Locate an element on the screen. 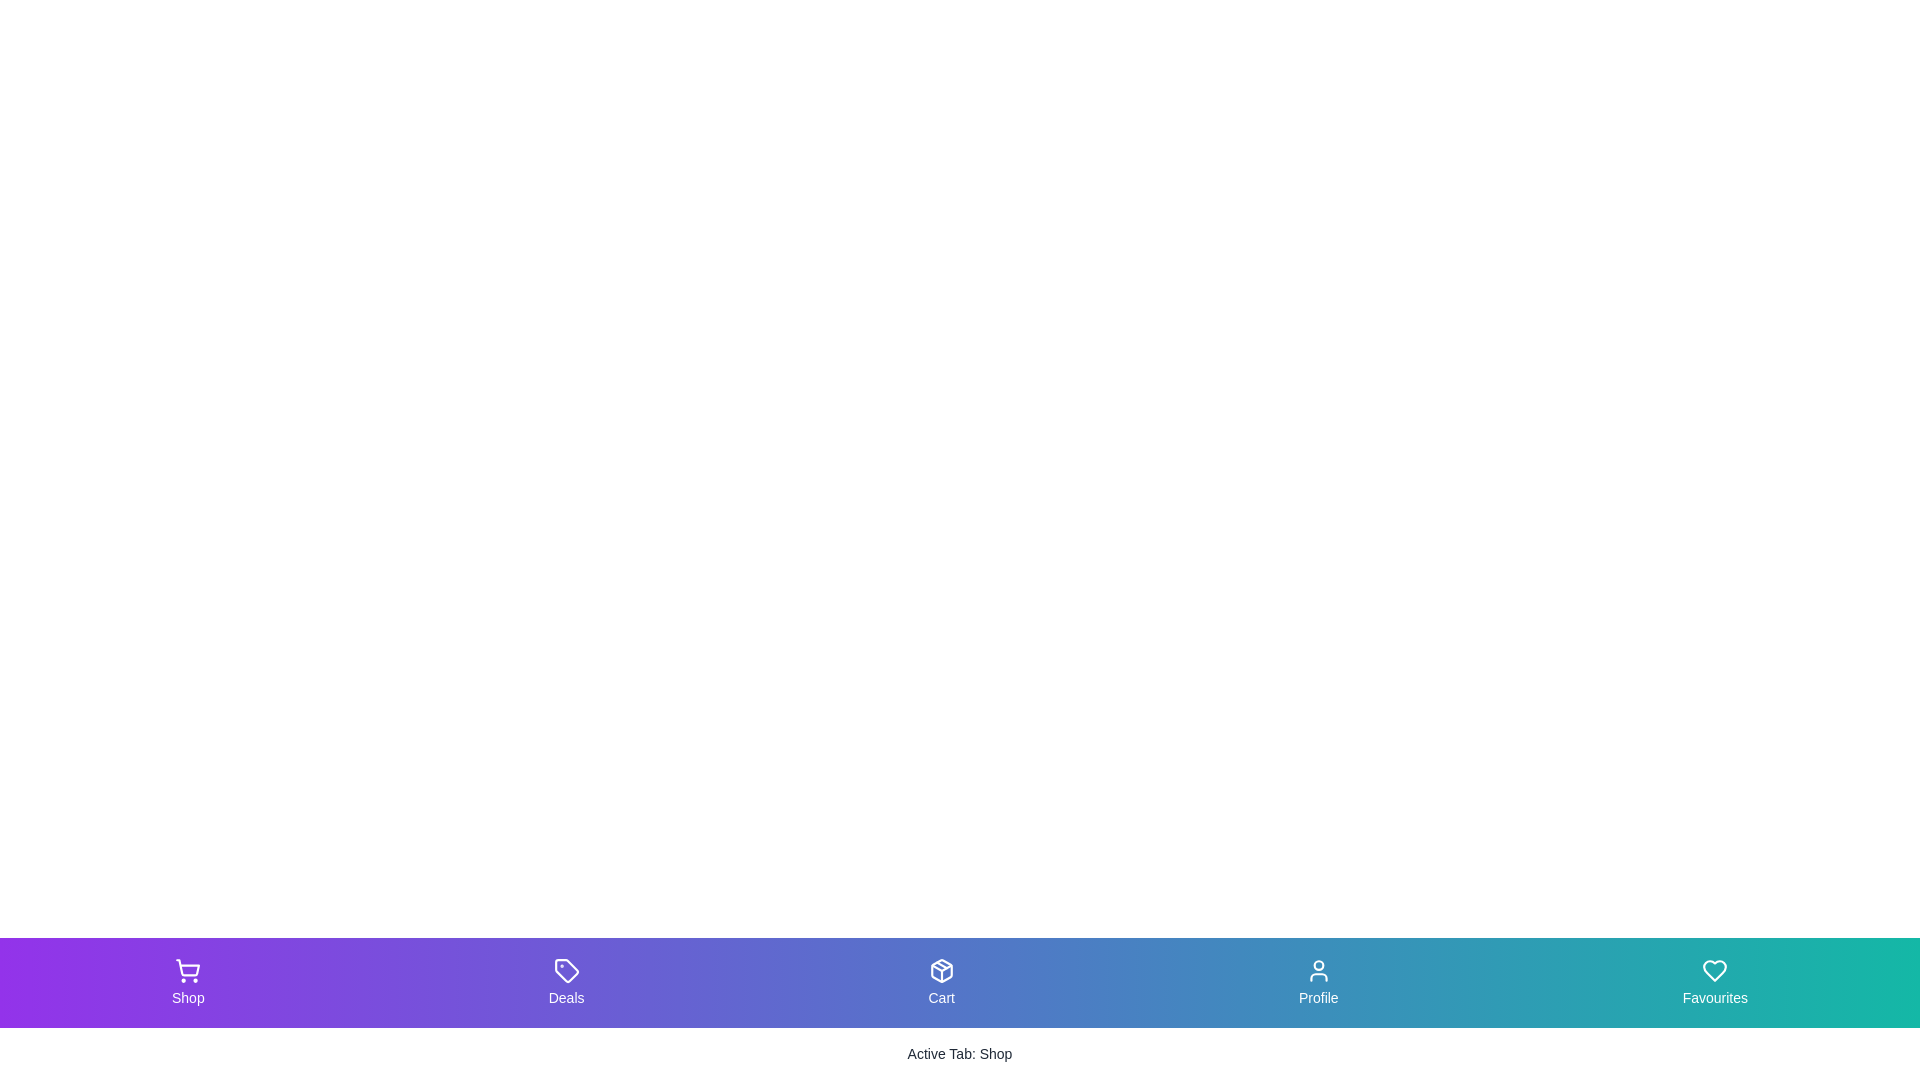 The height and width of the screenshot is (1080, 1920). the Profile tab in the bottom navigation bar to navigate to its respective section is located at coordinates (1318, 982).